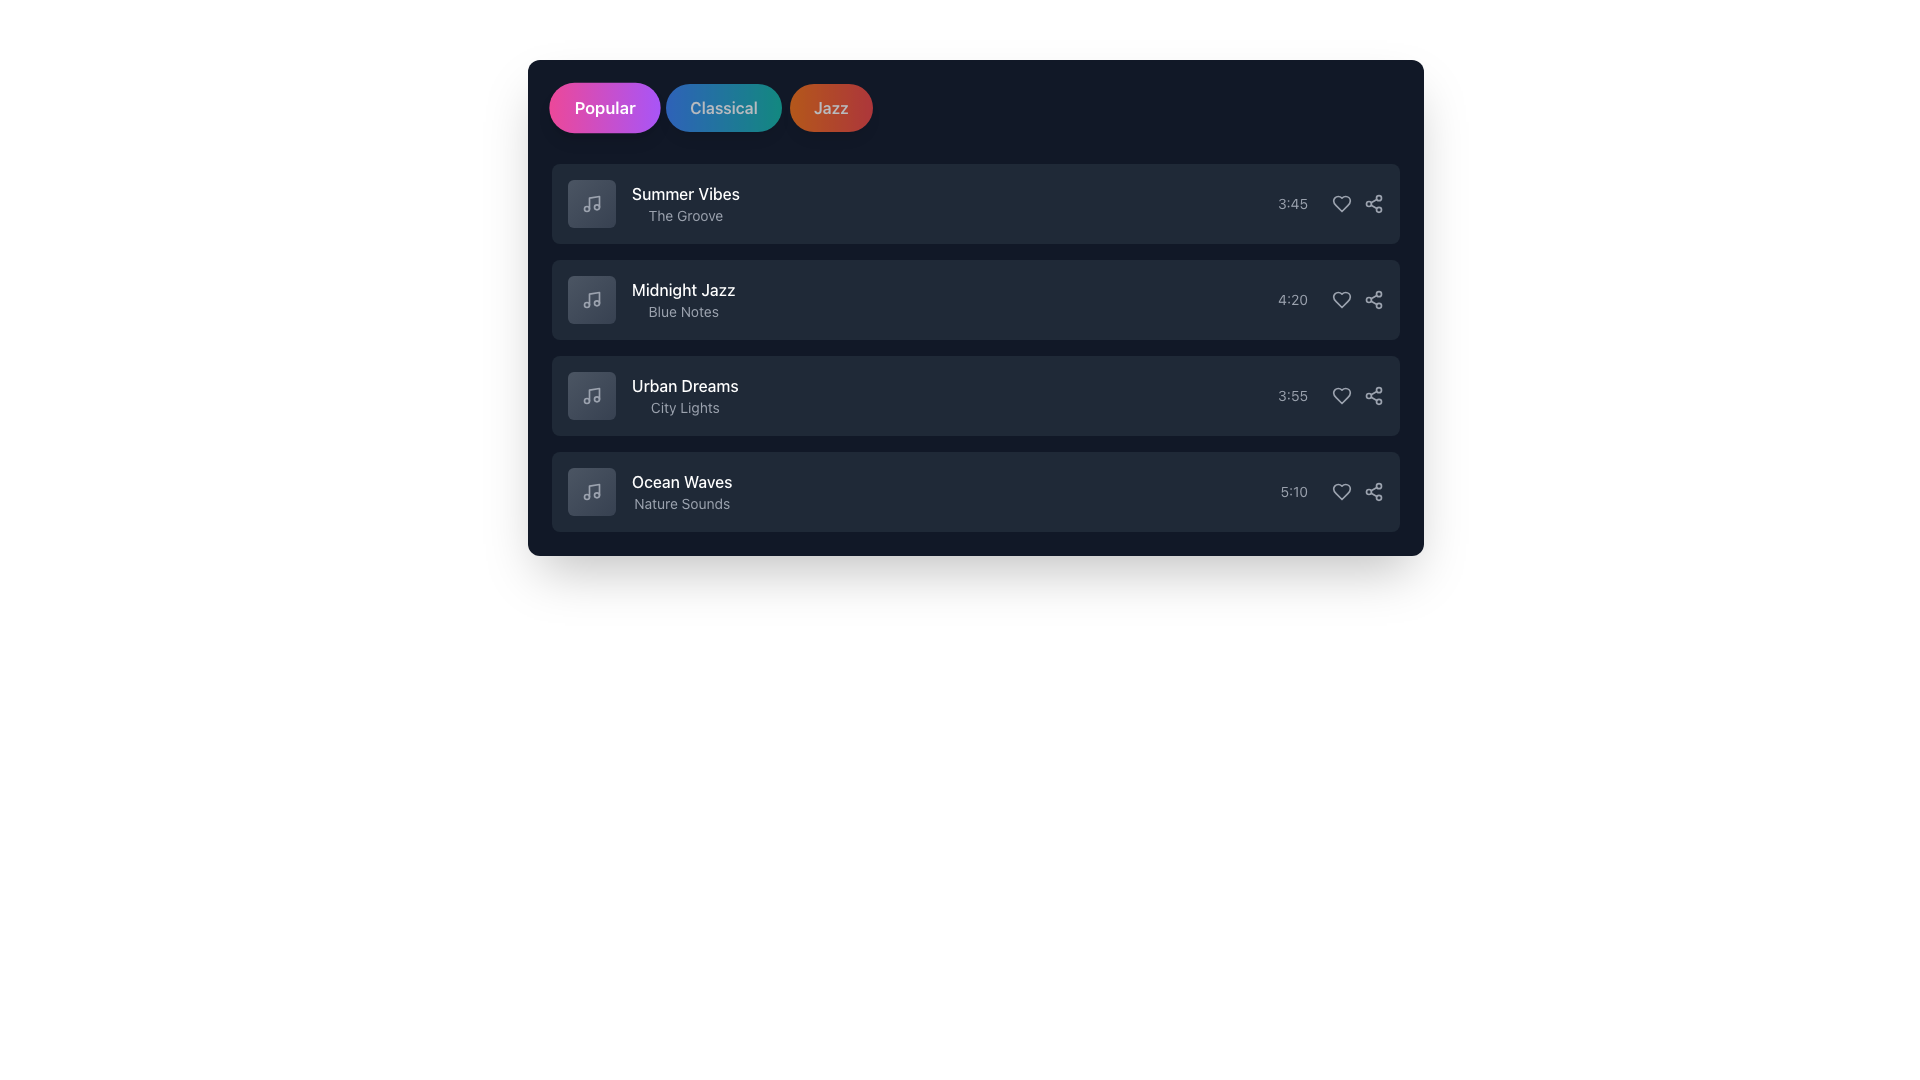 The width and height of the screenshot is (1920, 1080). Describe the element at coordinates (1342, 492) in the screenshot. I see `the like button located in the fourth list item titled 'Ocean Waves'` at that location.